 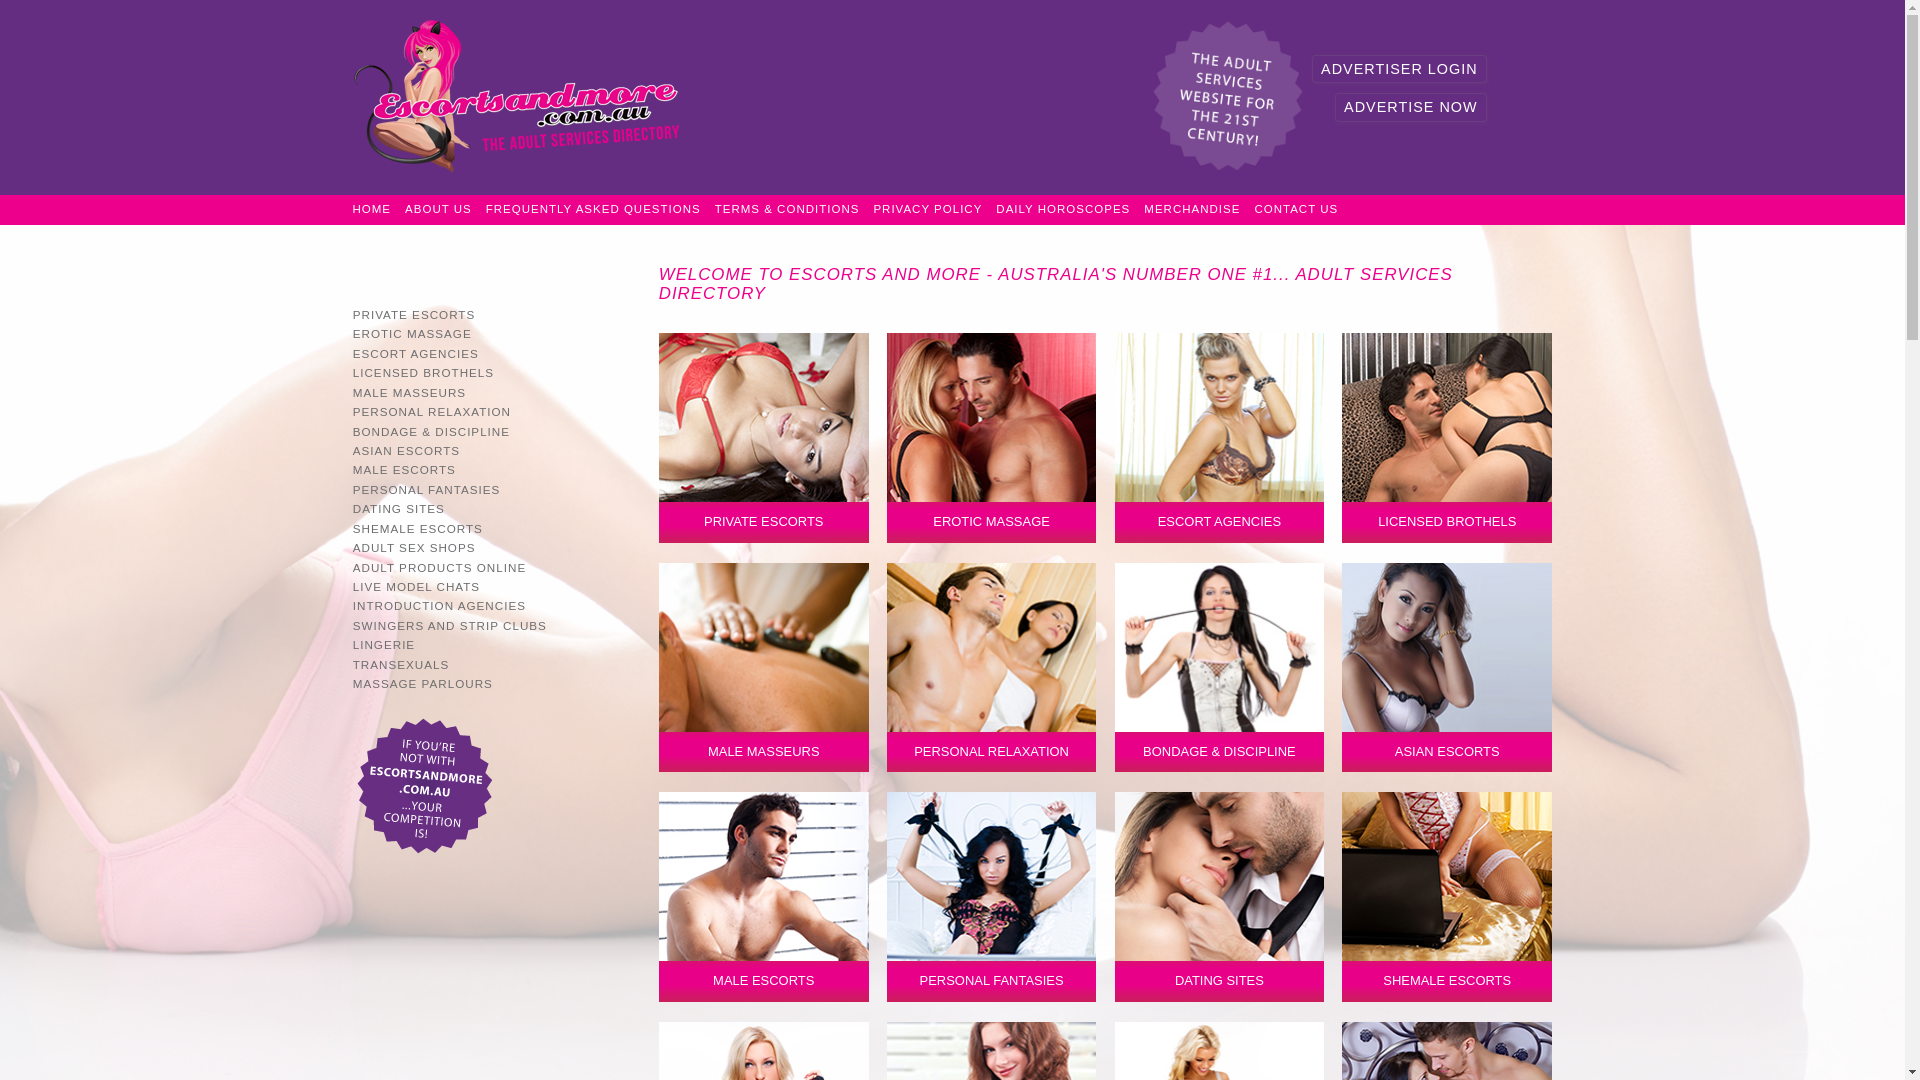 What do you see at coordinates (1446, 437) in the screenshot?
I see `'LICENSED BROTHELS'` at bounding box center [1446, 437].